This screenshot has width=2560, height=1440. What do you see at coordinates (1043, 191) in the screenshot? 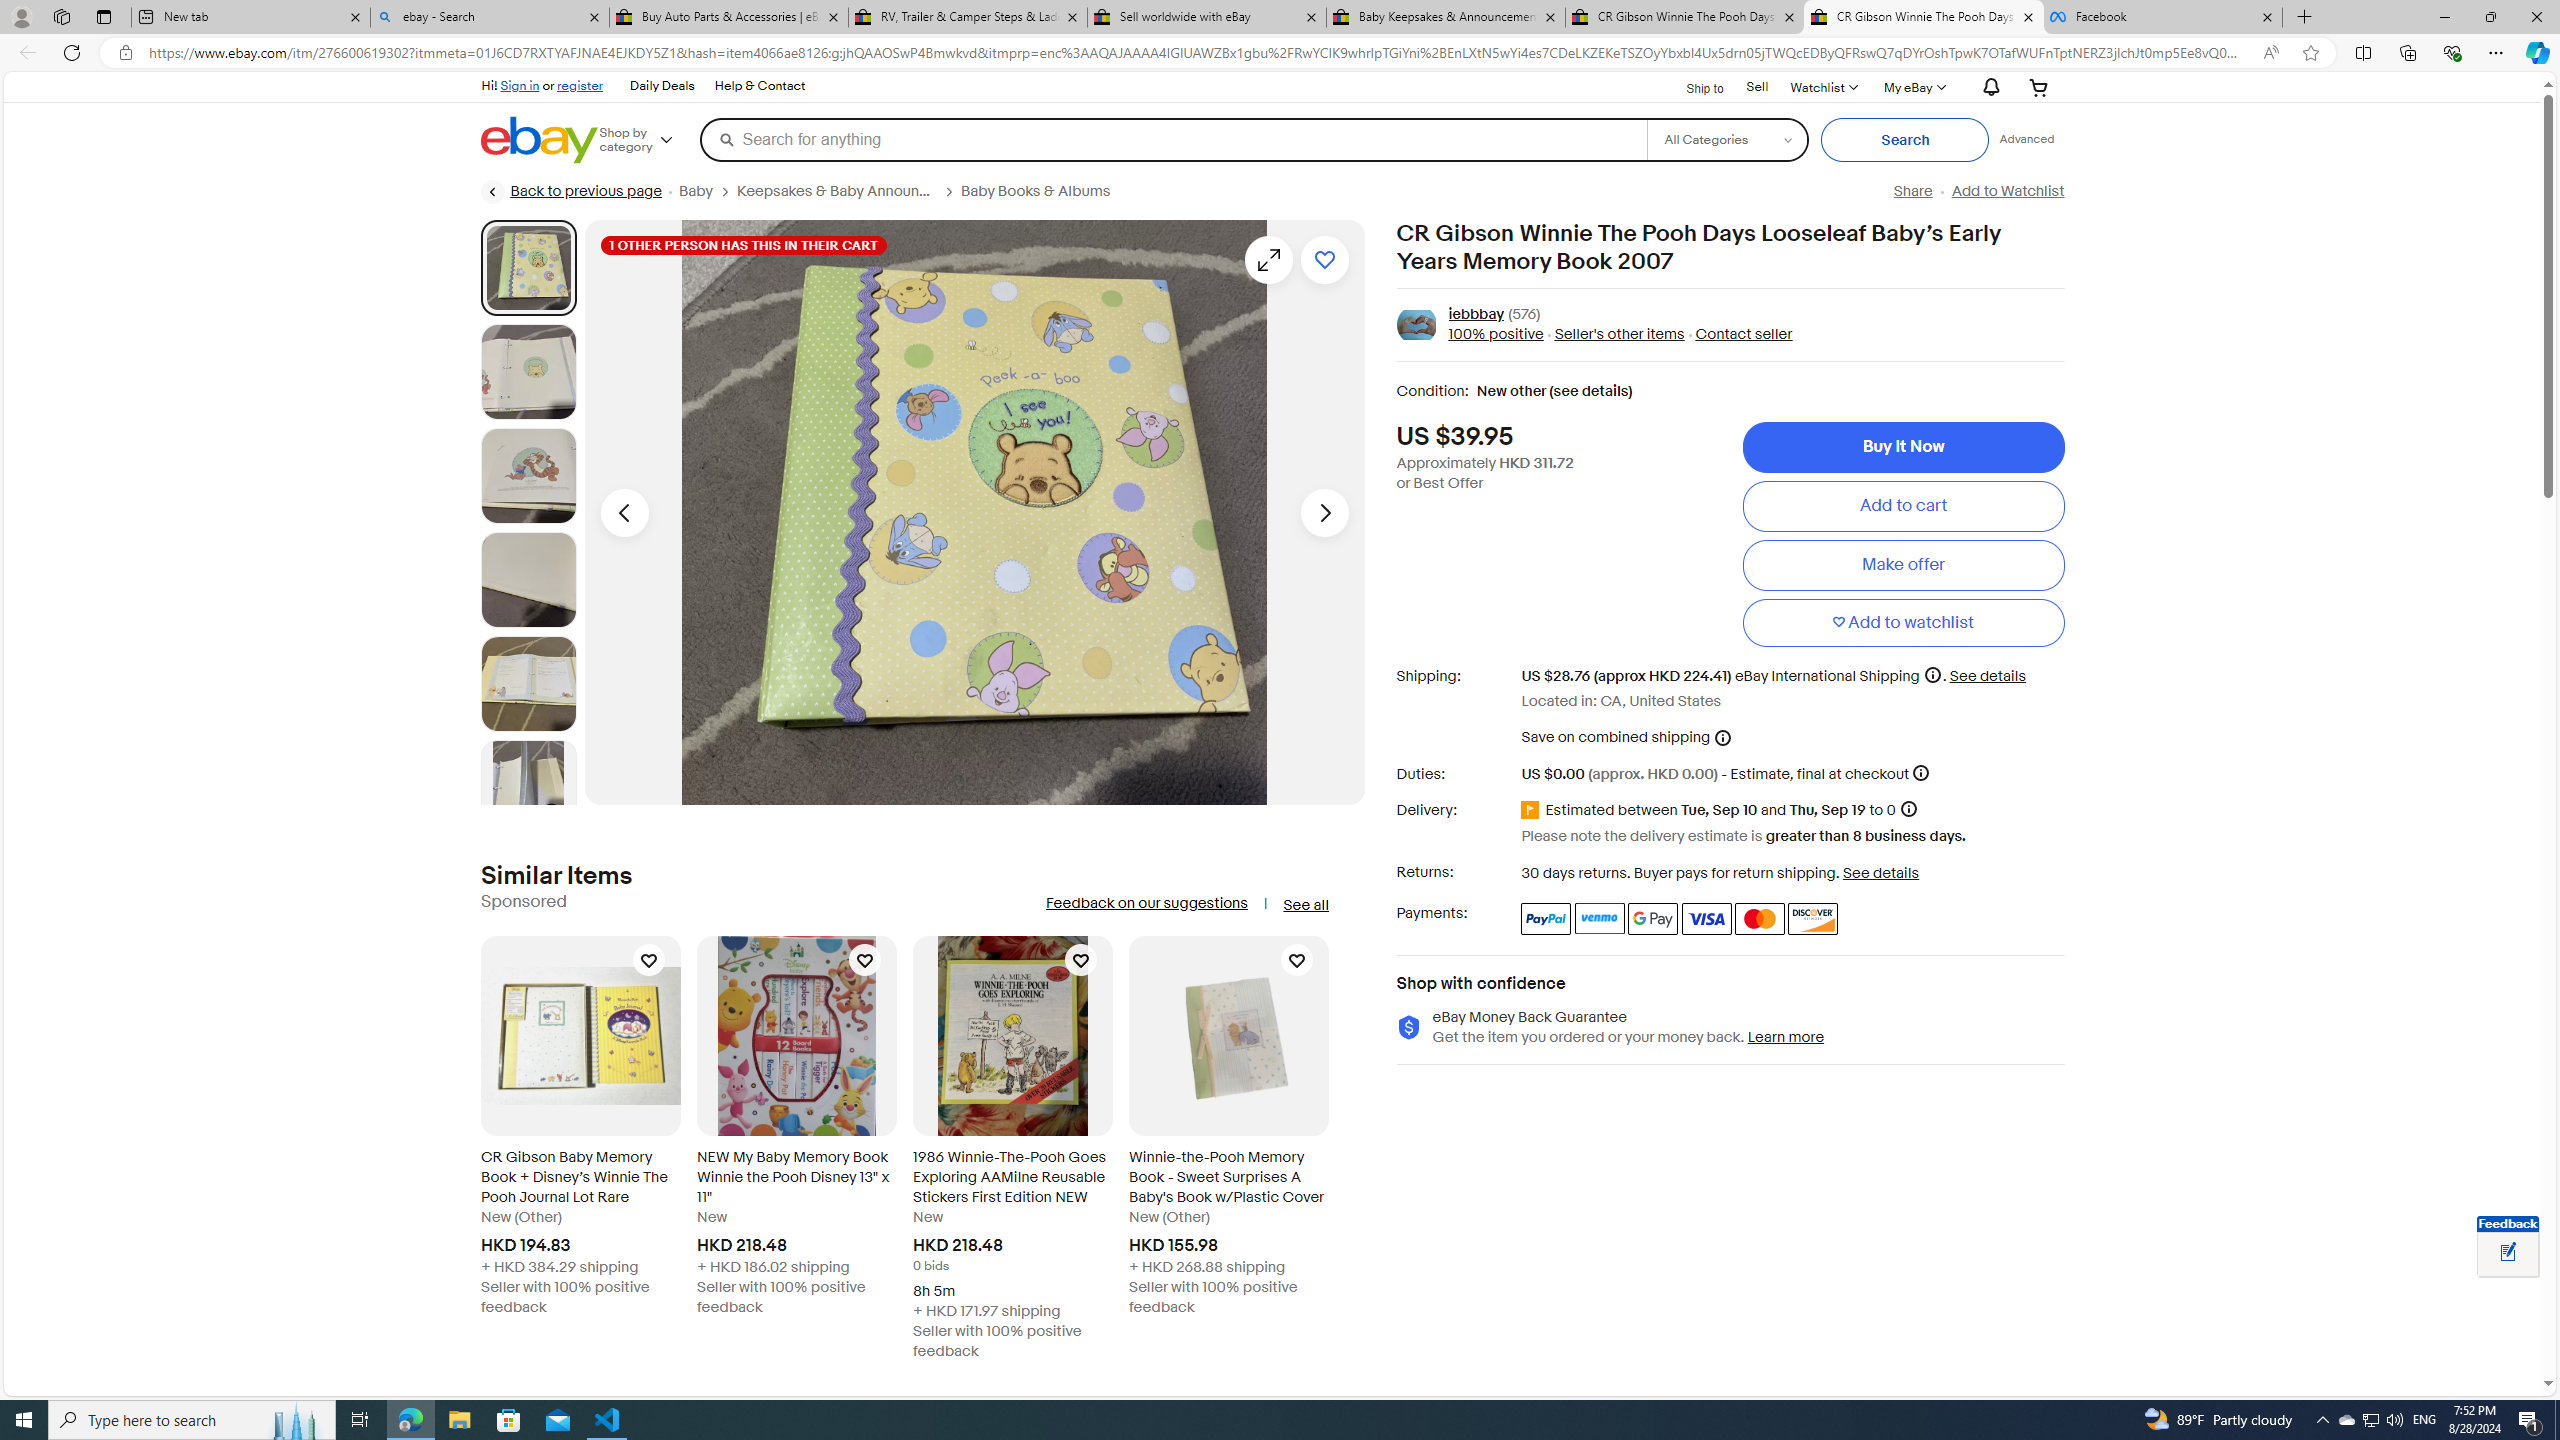
I see `'Baby Books & Albums'` at bounding box center [1043, 191].